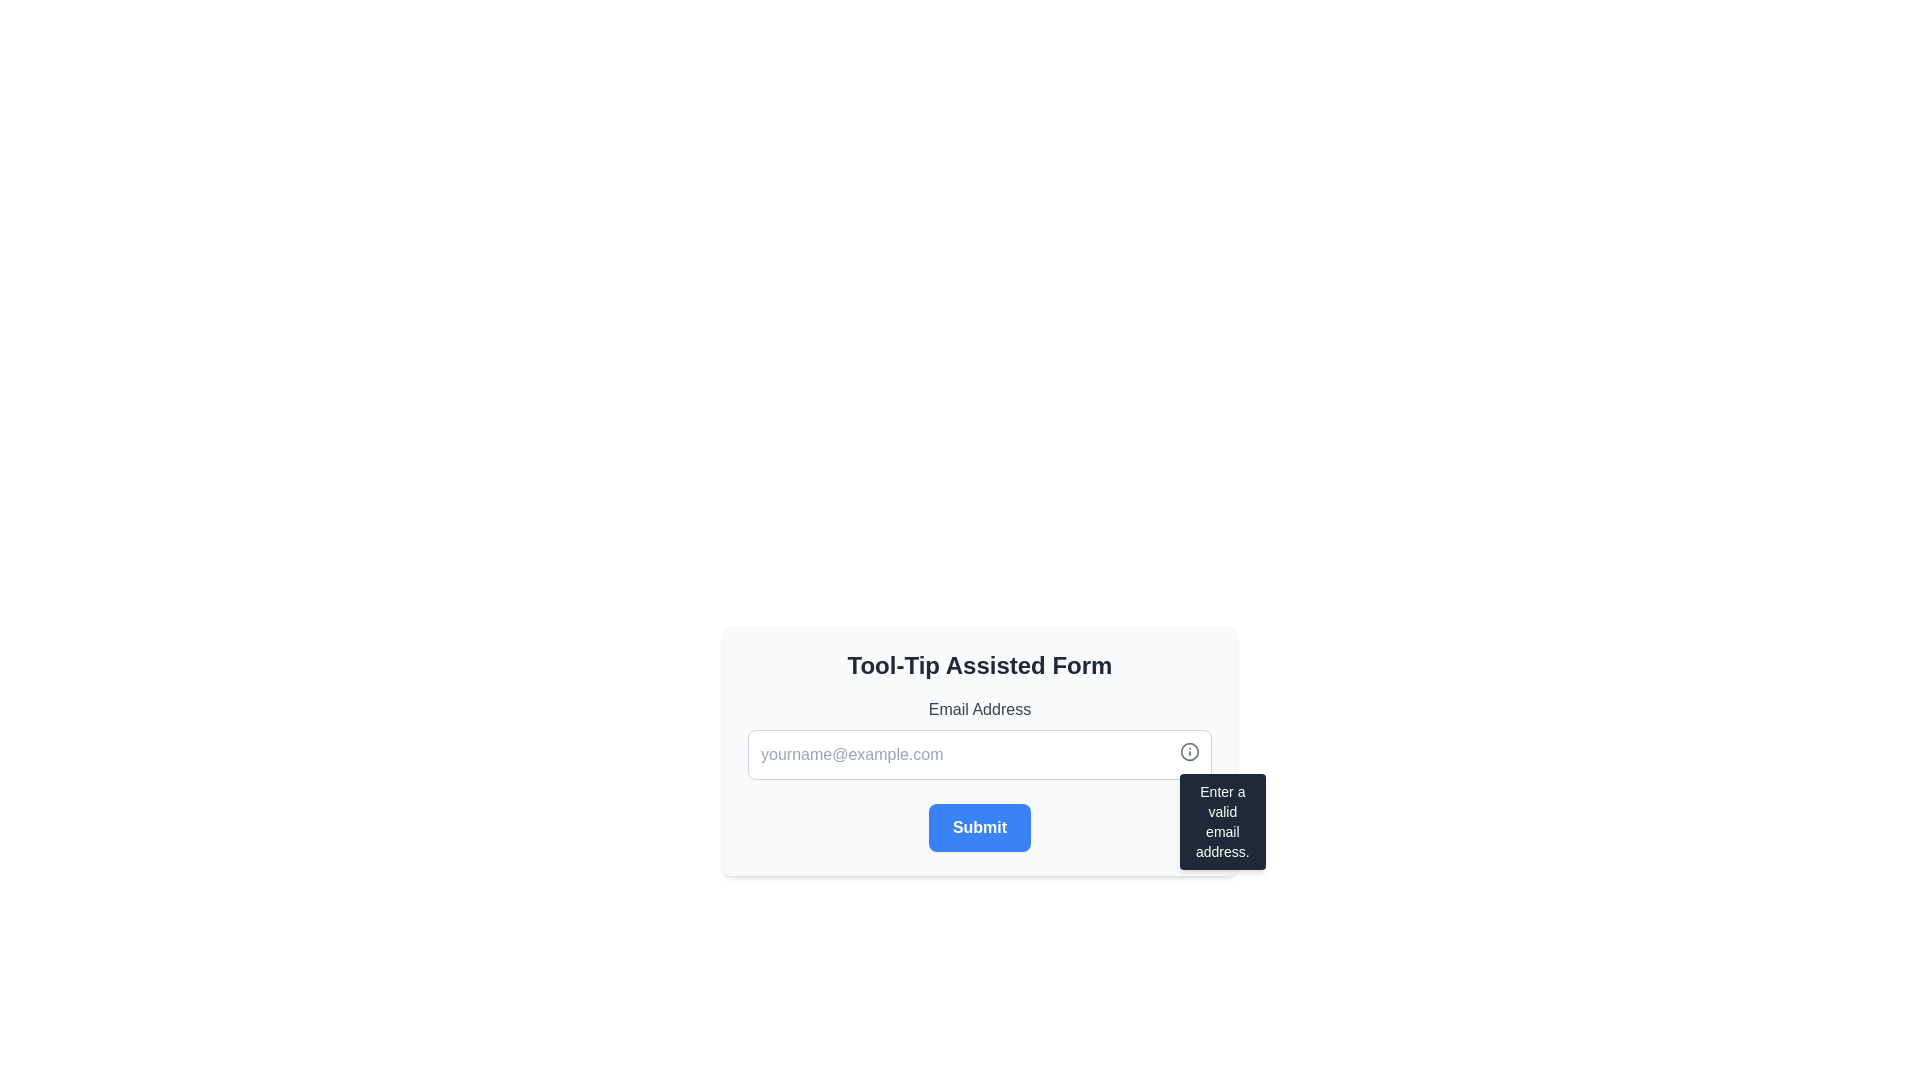 The width and height of the screenshot is (1920, 1080). What do you see at coordinates (979, 828) in the screenshot?
I see `the 'Submit' button with a white label on a bold blue background` at bounding box center [979, 828].